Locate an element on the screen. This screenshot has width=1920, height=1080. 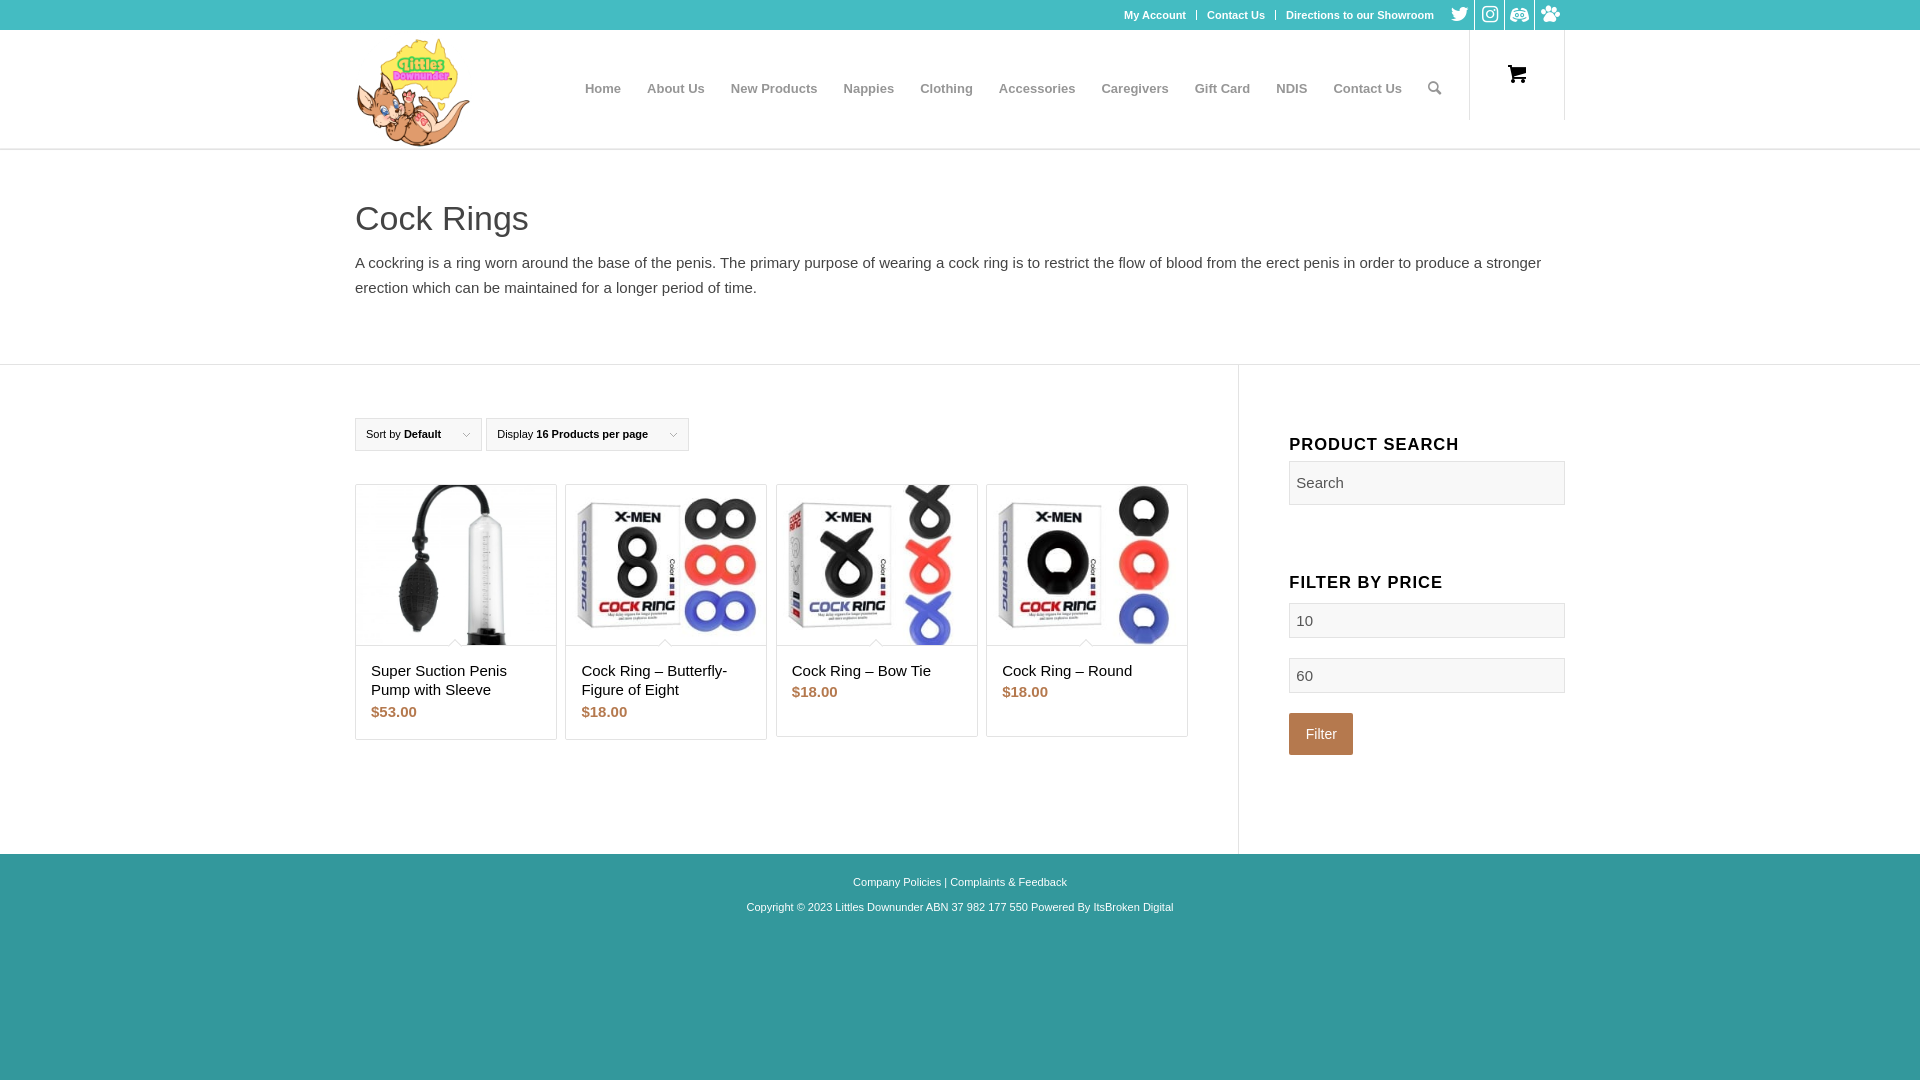
'Company Policies' is located at coordinates (896, 881).